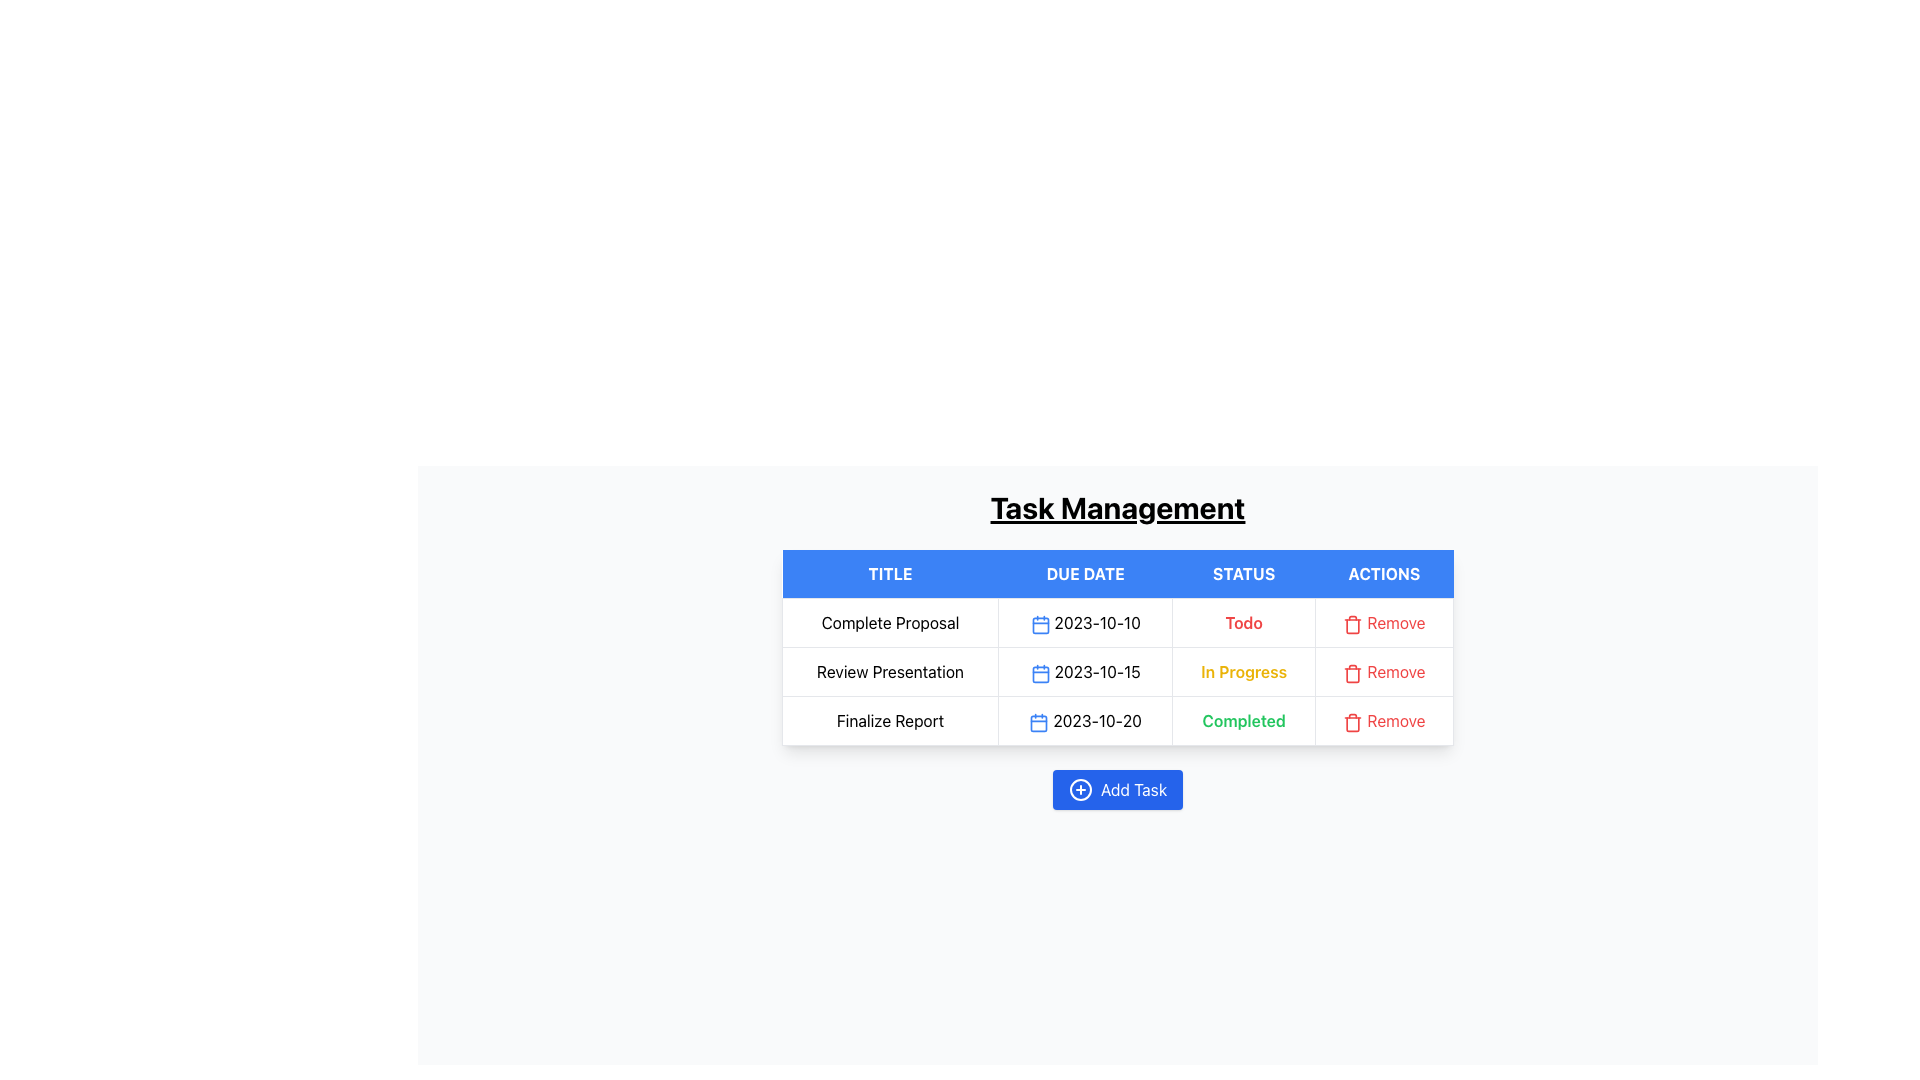 The height and width of the screenshot is (1080, 1920). I want to click on the date display element showing '2023-10-10' or the blue calendar icon to its left for potential interactions, so click(1084, 622).